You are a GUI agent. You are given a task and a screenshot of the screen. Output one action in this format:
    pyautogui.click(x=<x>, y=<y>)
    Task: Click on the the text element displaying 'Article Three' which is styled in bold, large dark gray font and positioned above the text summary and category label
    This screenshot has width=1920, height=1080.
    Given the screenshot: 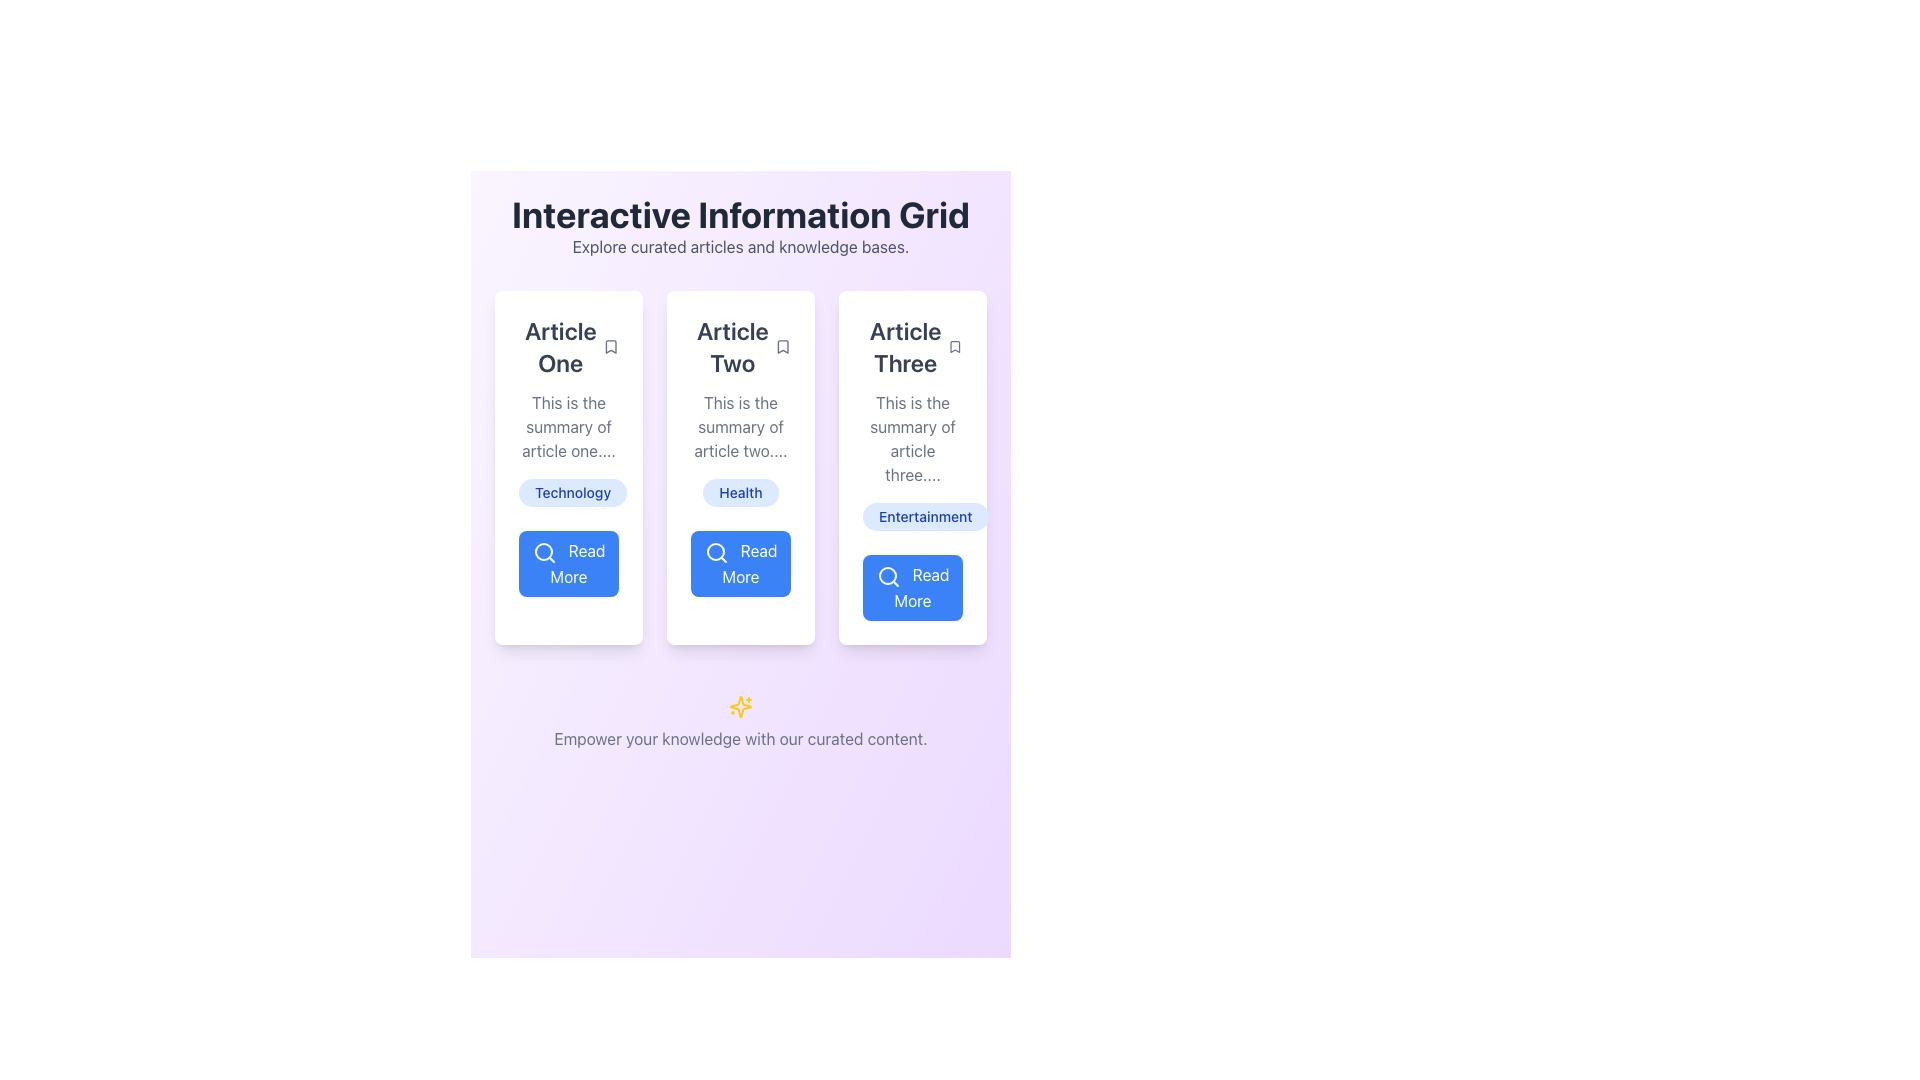 What is the action you would take?
    pyautogui.click(x=904, y=346)
    